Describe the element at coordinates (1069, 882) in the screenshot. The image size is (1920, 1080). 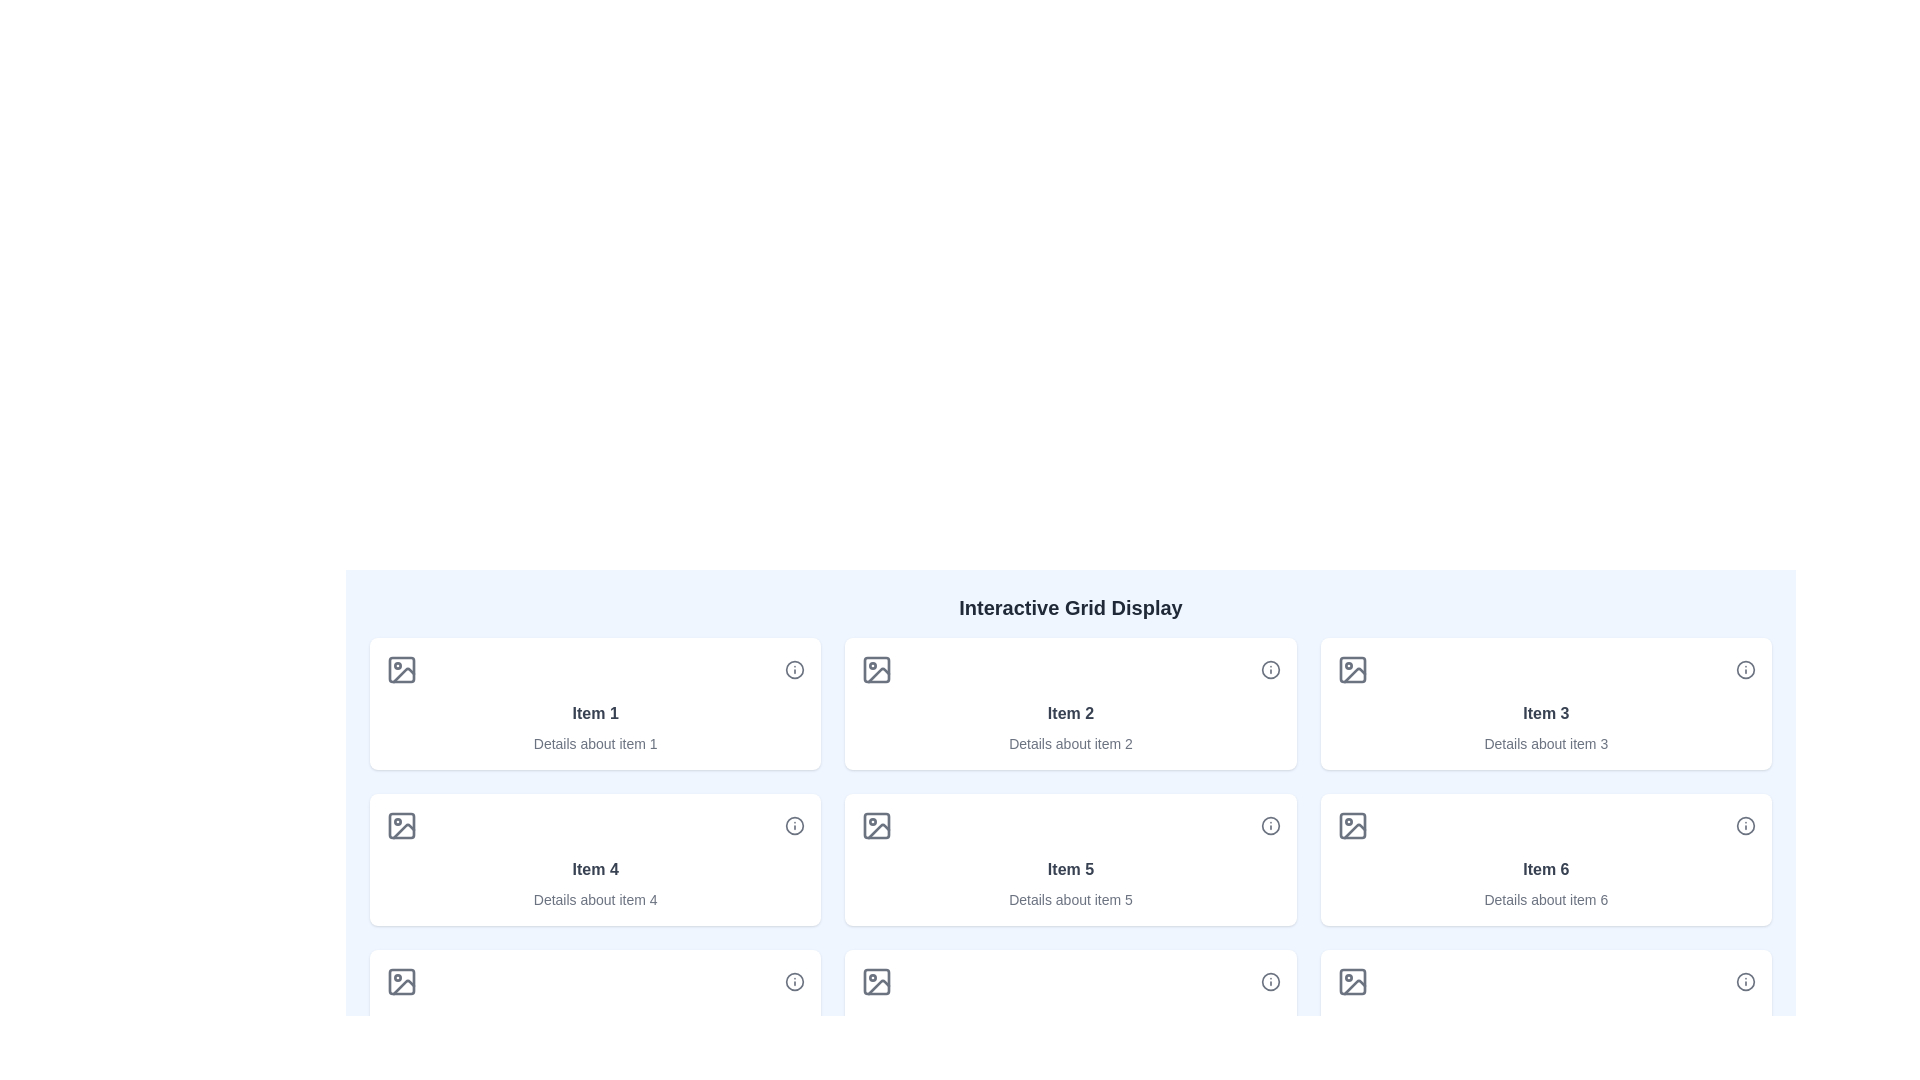
I see `the informational card displaying the title 'Item 5' and its details 'Details about item 5', located in the second row, third column of the grid layout` at that location.